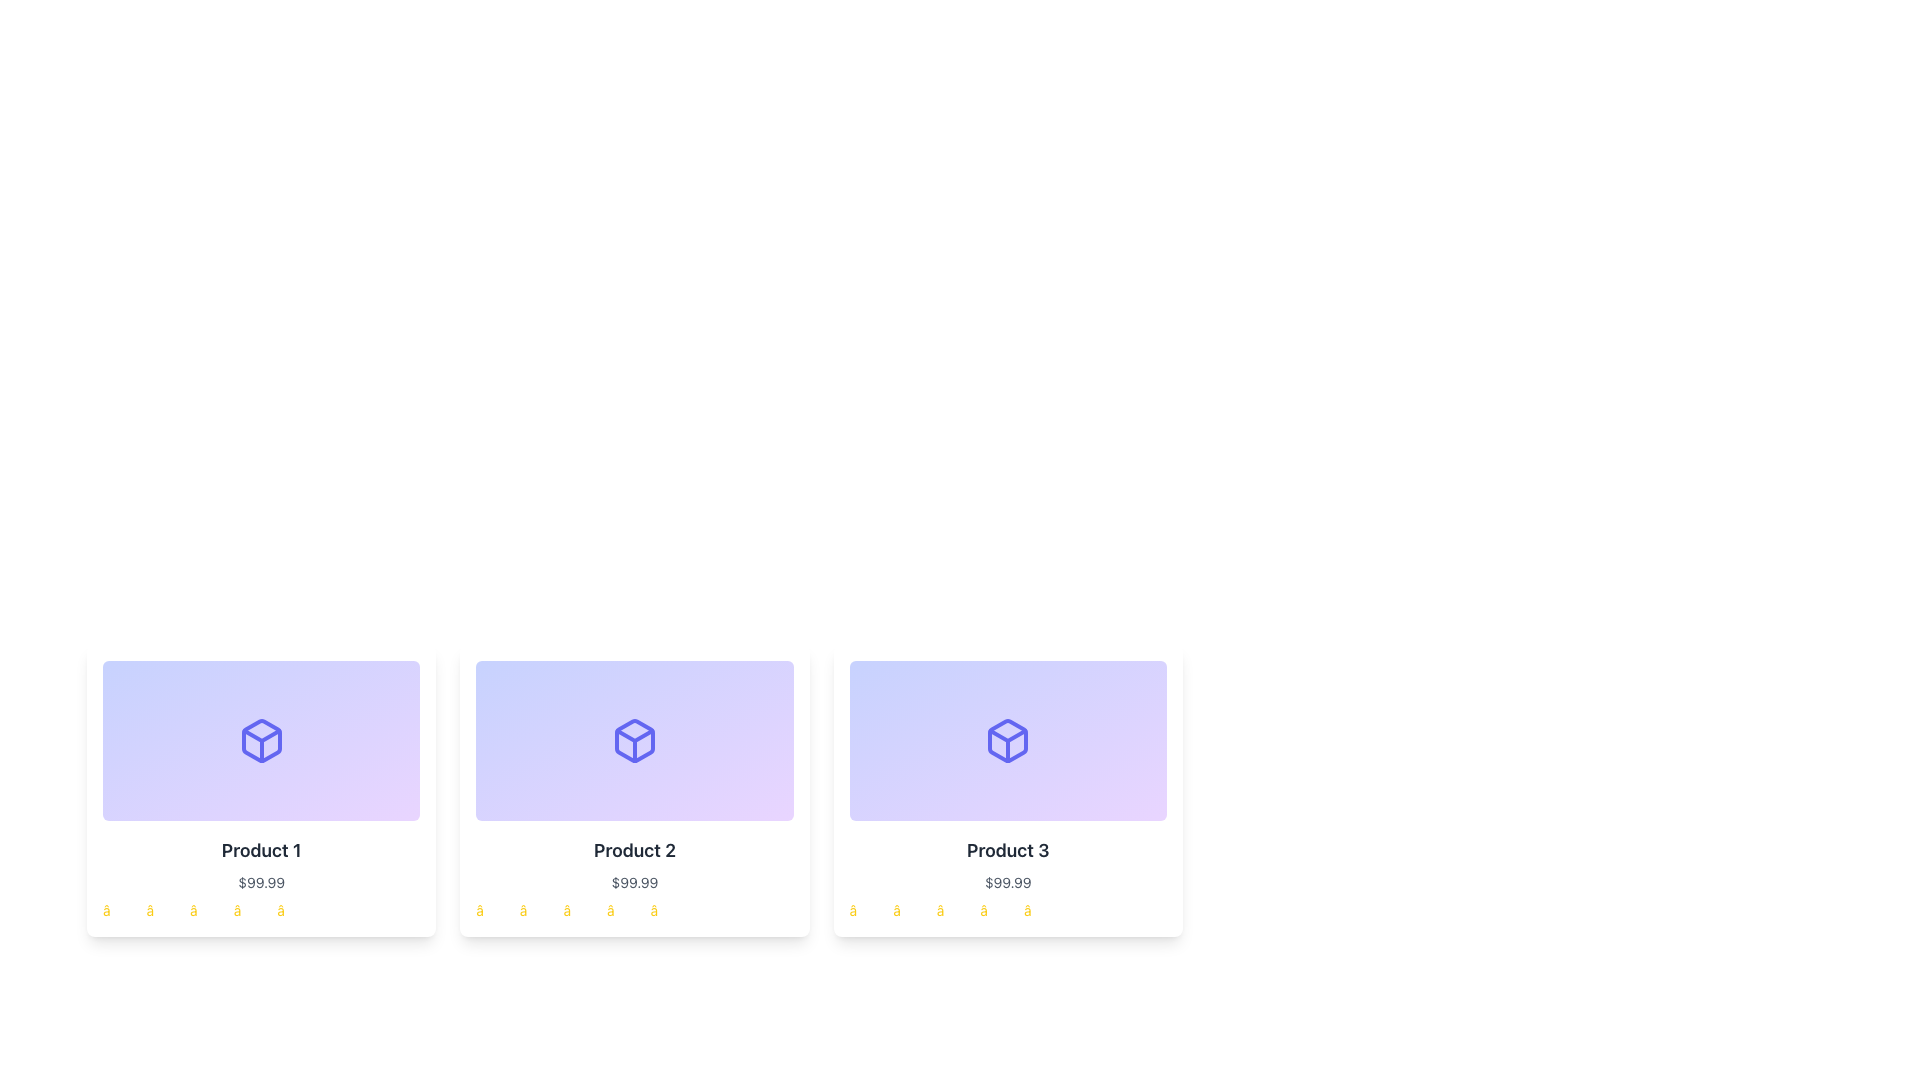 The width and height of the screenshot is (1920, 1080). I want to click on the appearance of the fourth star icon in the rating system of 'Product 1', located beneath the price and product title, so click(250, 910).